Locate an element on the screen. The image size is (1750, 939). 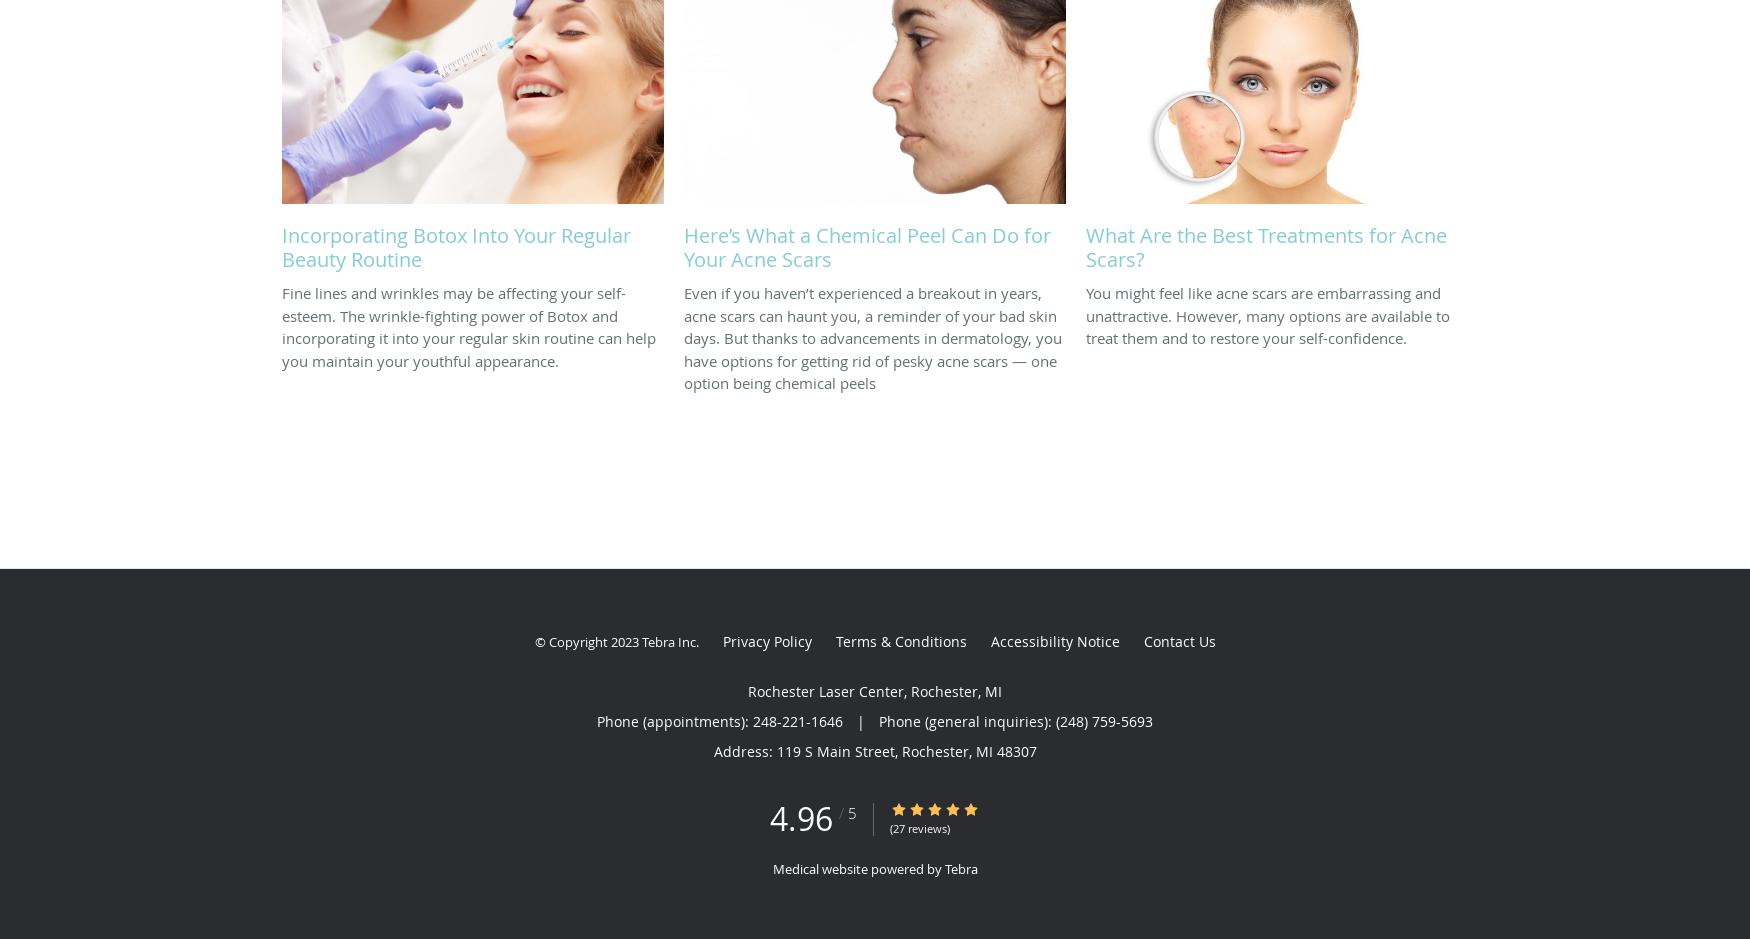
'Incorporating Botox Into Your Regular Beauty Routine' is located at coordinates (456, 247).